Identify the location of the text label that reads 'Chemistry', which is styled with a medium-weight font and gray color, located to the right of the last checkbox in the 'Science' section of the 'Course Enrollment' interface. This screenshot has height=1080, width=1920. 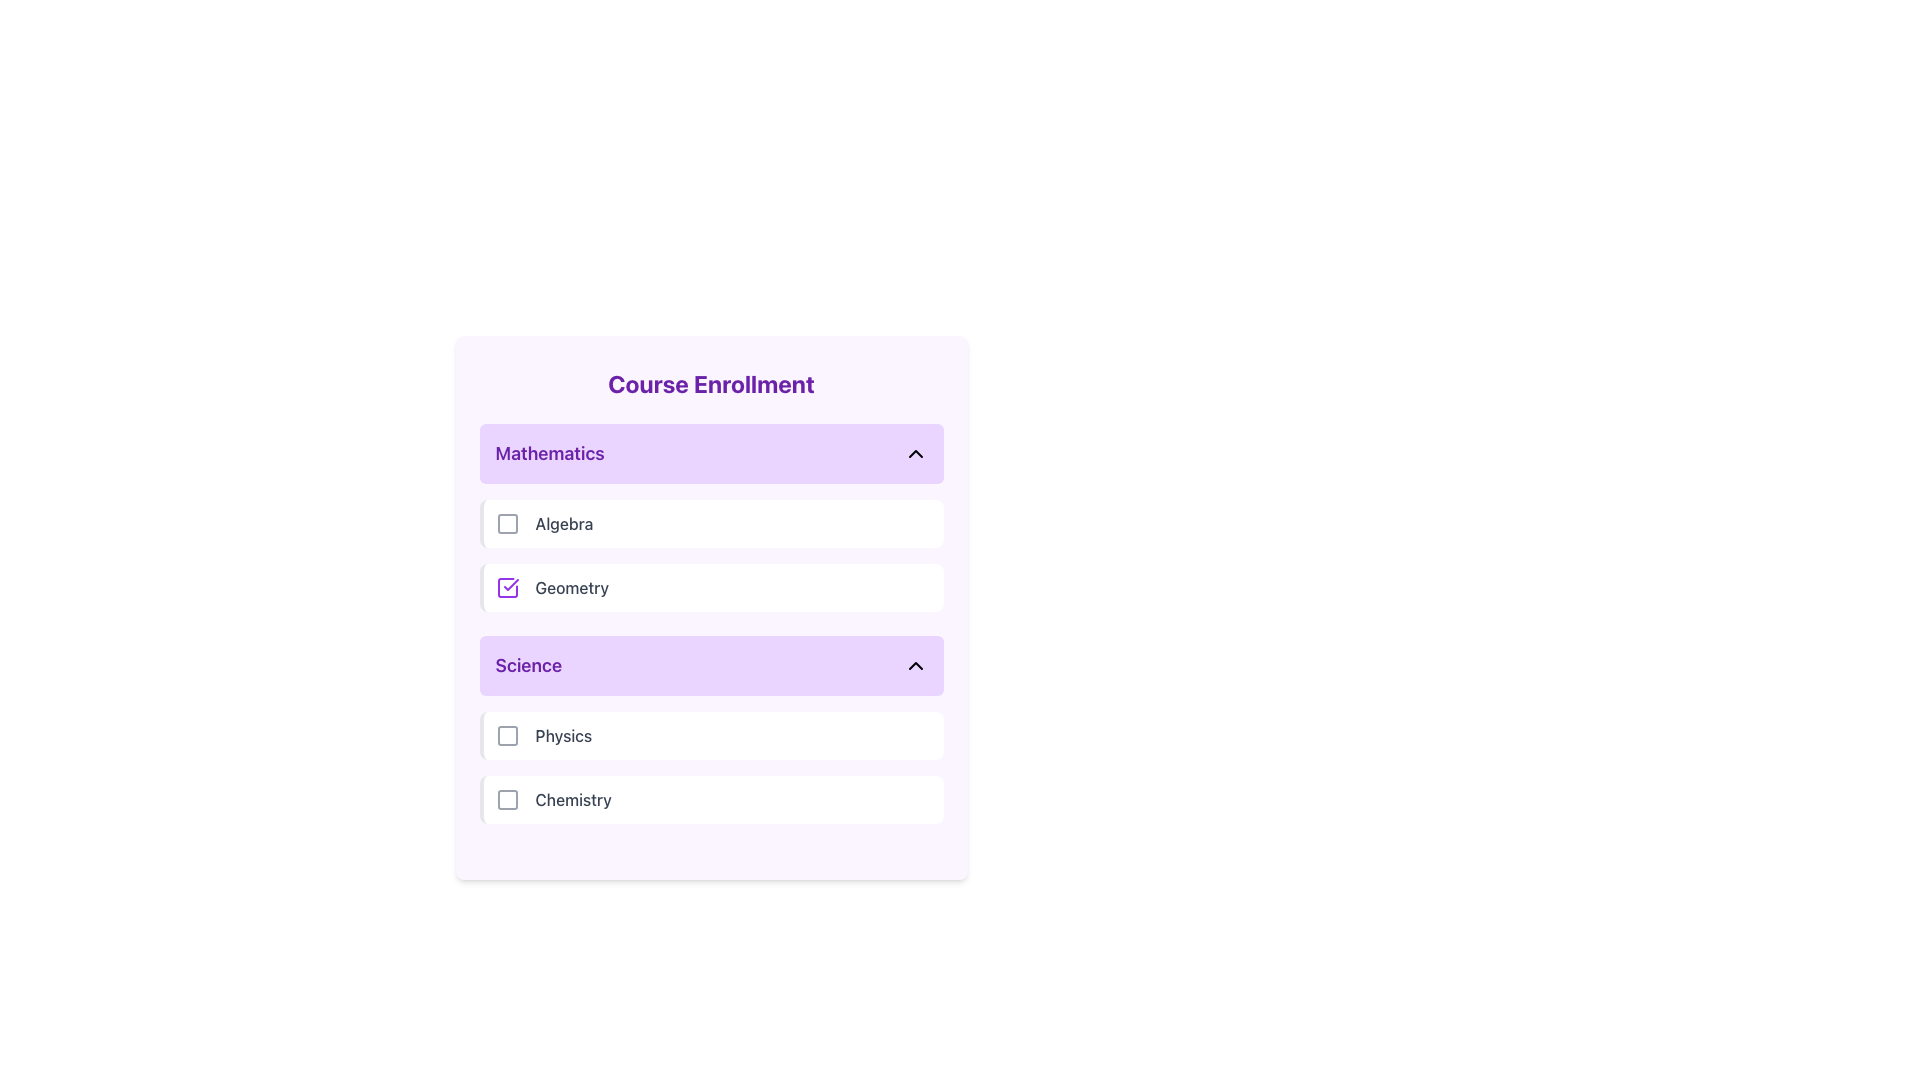
(572, 798).